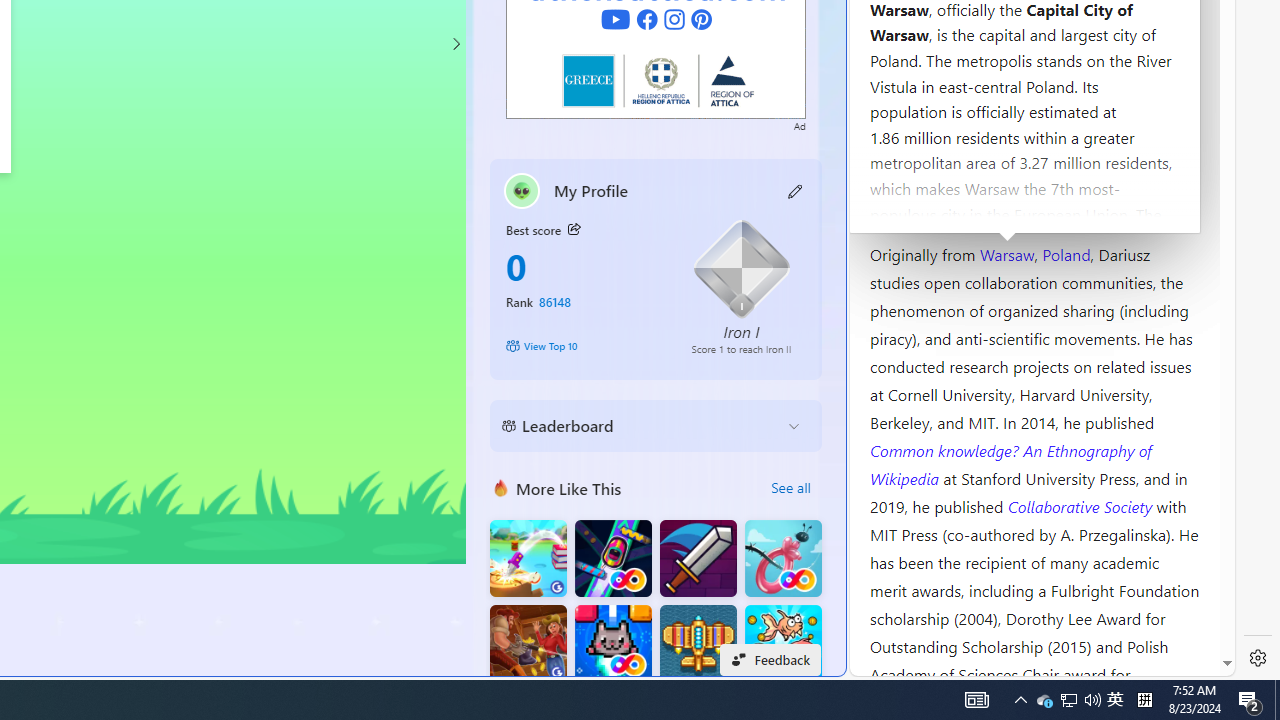 The width and height of the screenshot is (1280, 720). I want to click on 'Class: control', so click(454, 43).